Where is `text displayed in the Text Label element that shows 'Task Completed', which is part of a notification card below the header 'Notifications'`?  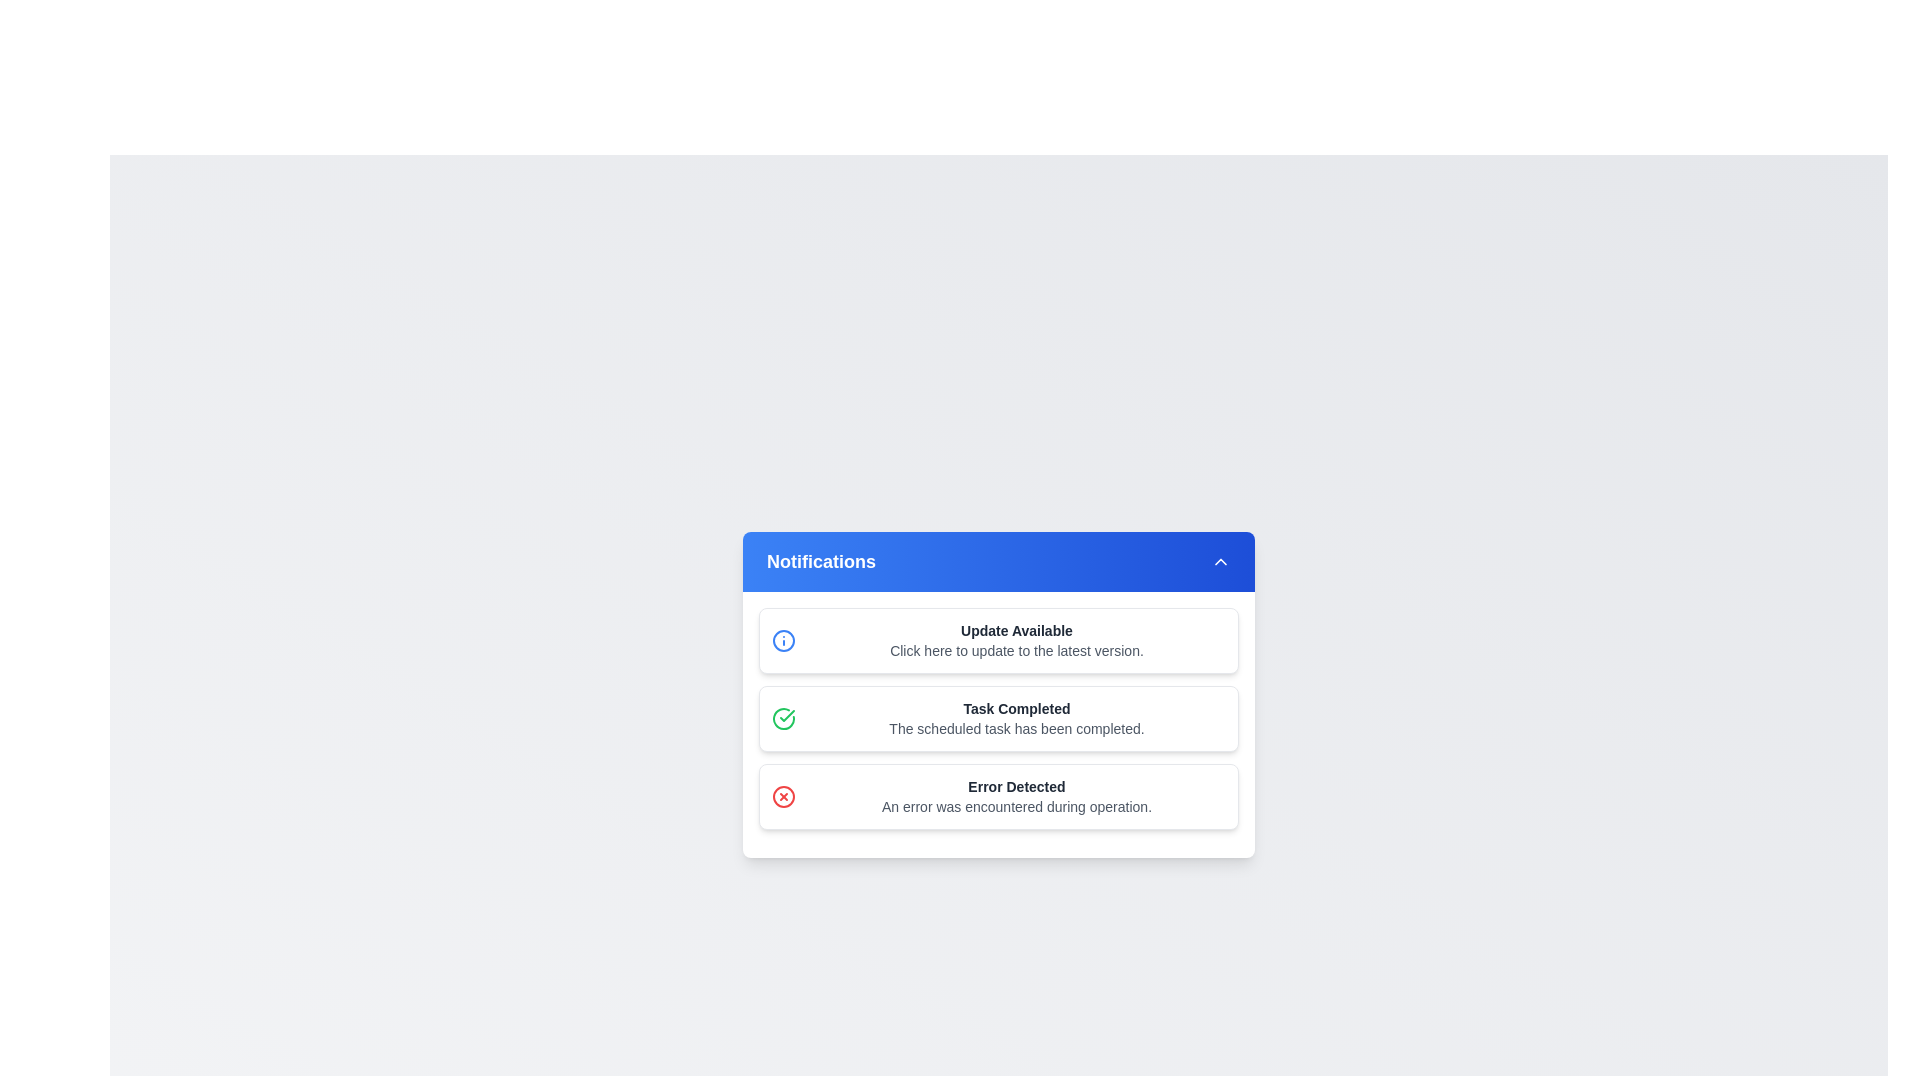
text displayed in the Text Label element that shows 'Task Completed', which is part of a notification card below the header 'Notifications' is located at coordinates (1017, 708).